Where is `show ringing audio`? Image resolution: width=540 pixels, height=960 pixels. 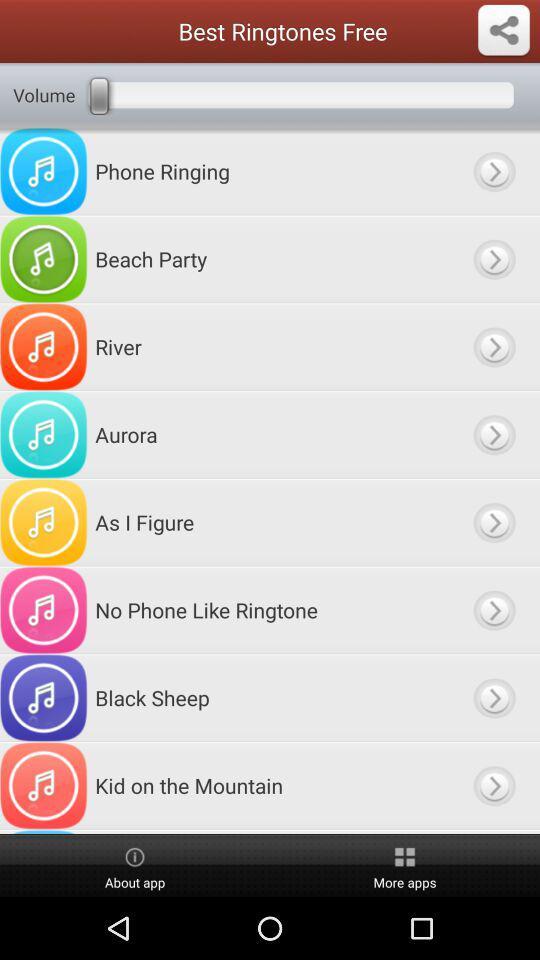 show ringing audio is located at coordinates (493, 170).